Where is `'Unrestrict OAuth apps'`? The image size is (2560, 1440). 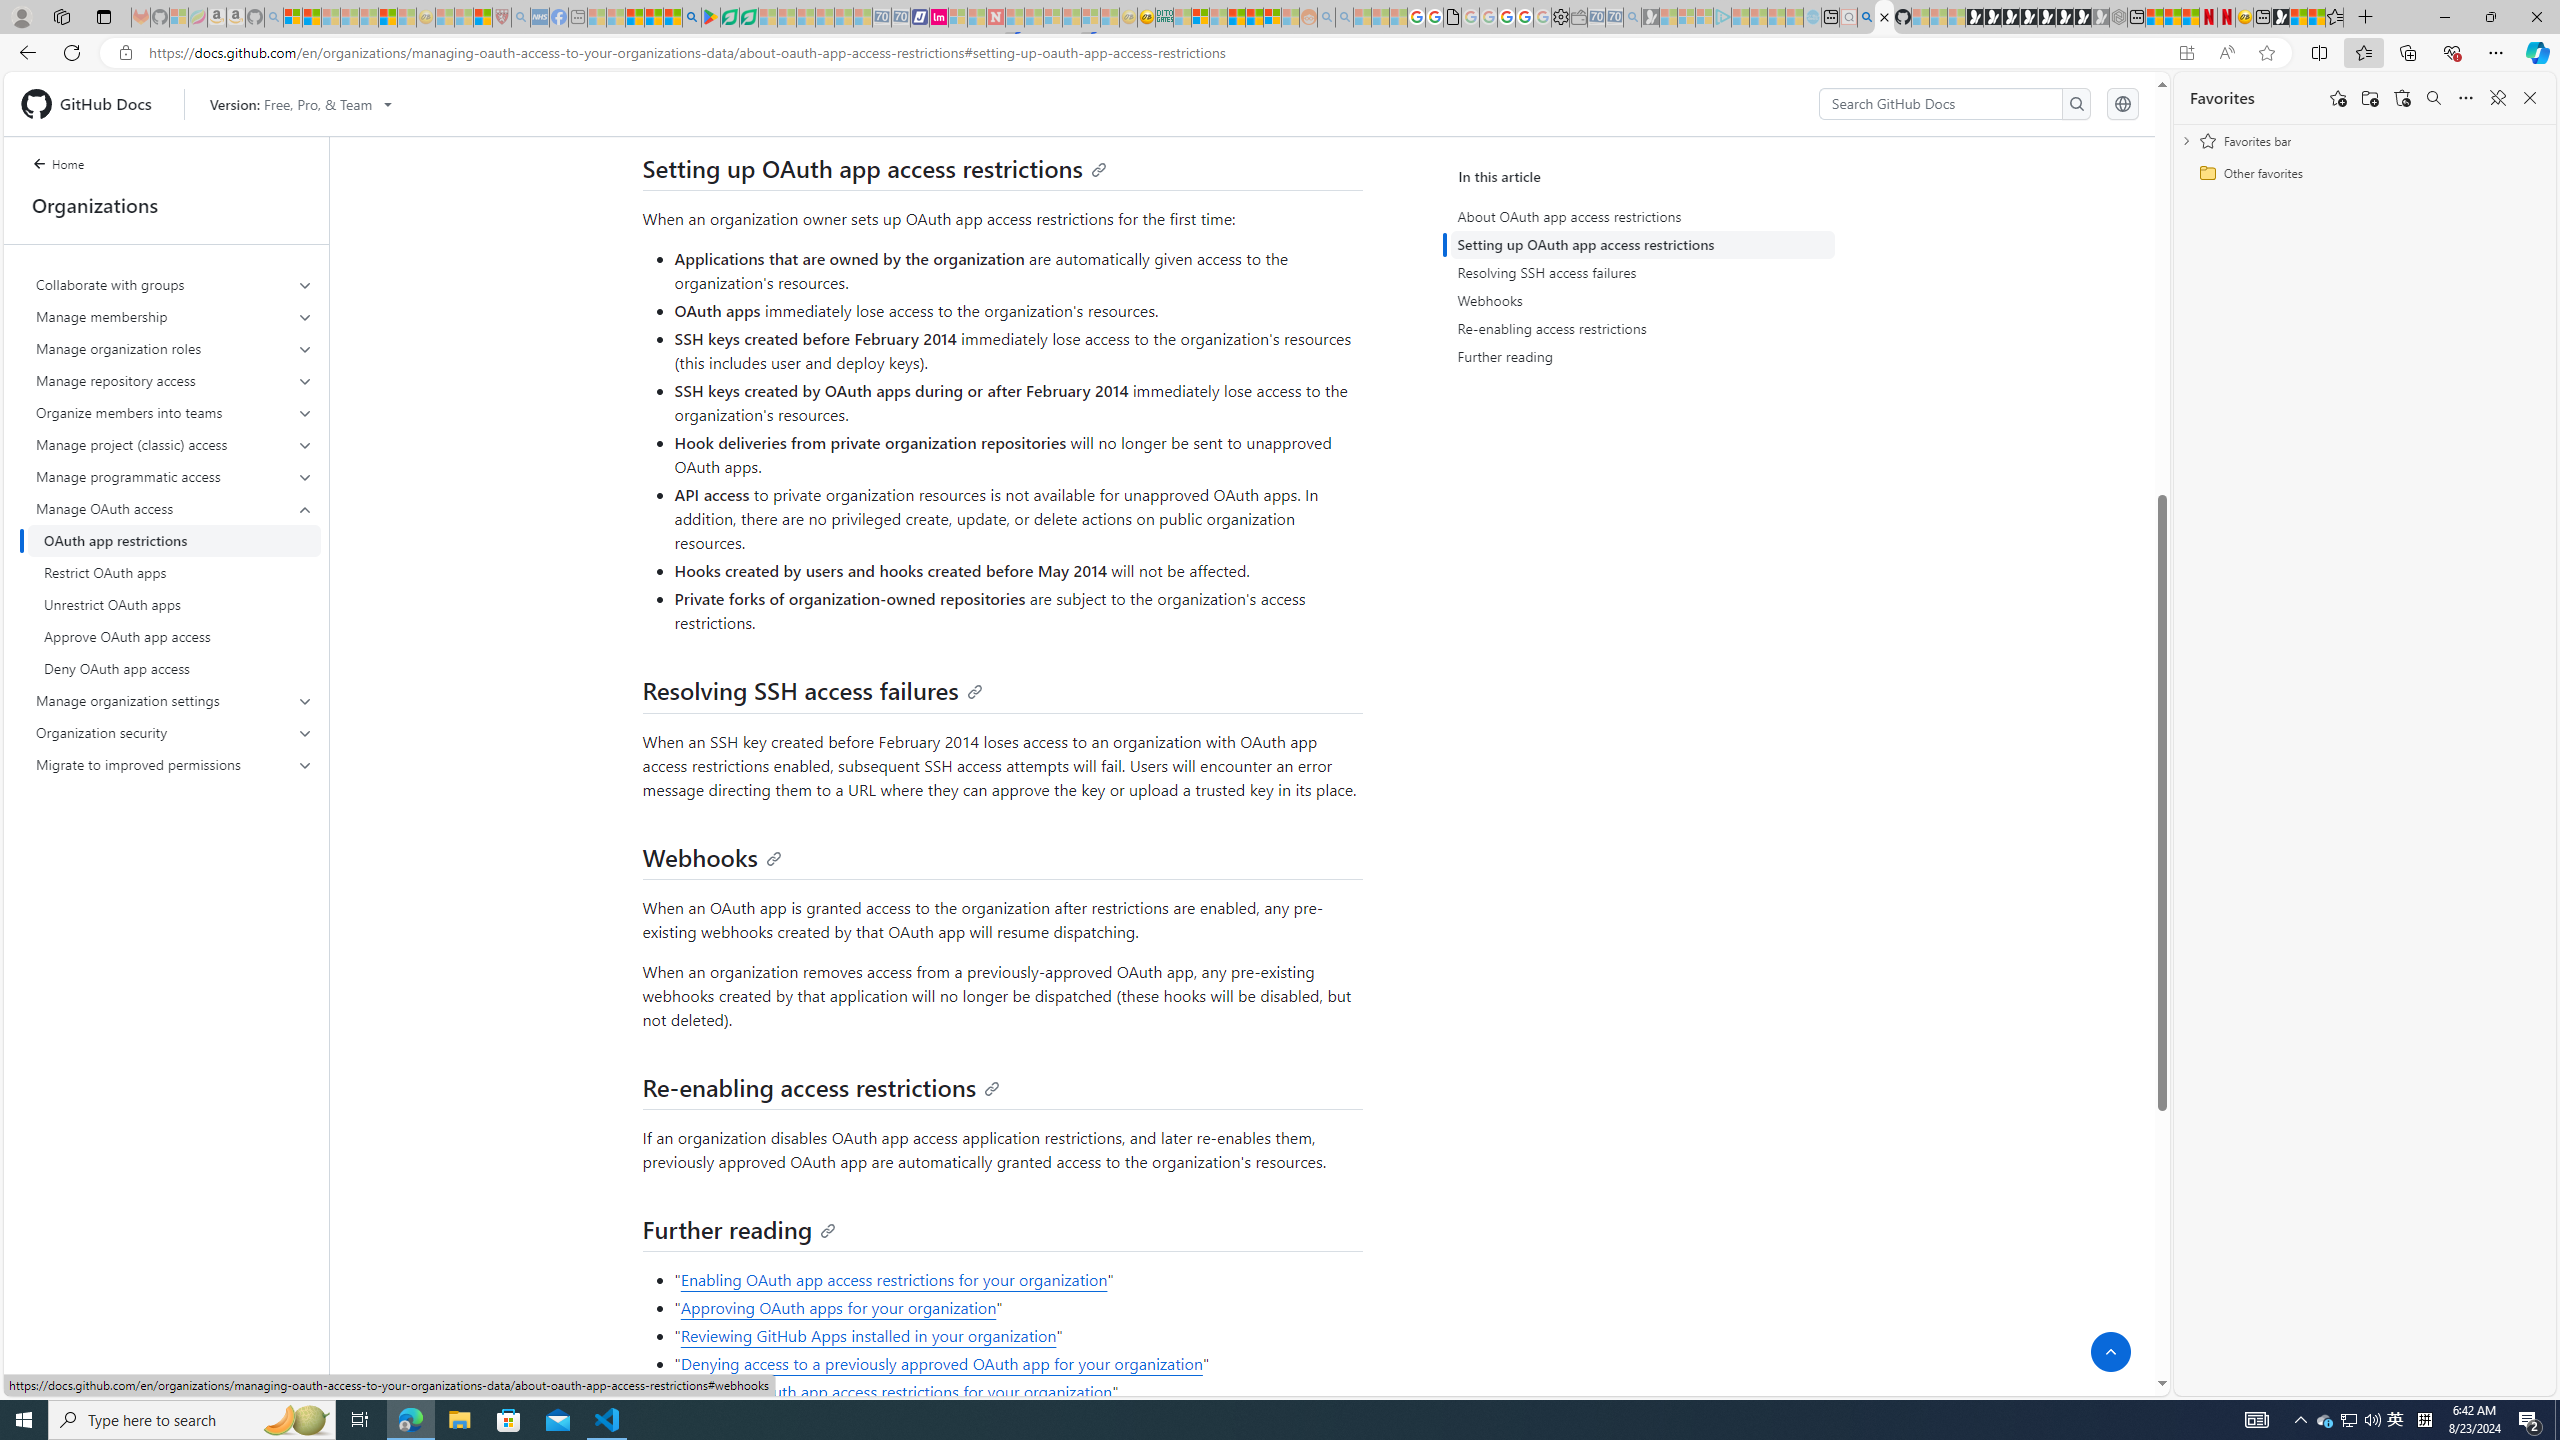 'Unrestrict OAuth apps' is located at coordinates (174, 604).